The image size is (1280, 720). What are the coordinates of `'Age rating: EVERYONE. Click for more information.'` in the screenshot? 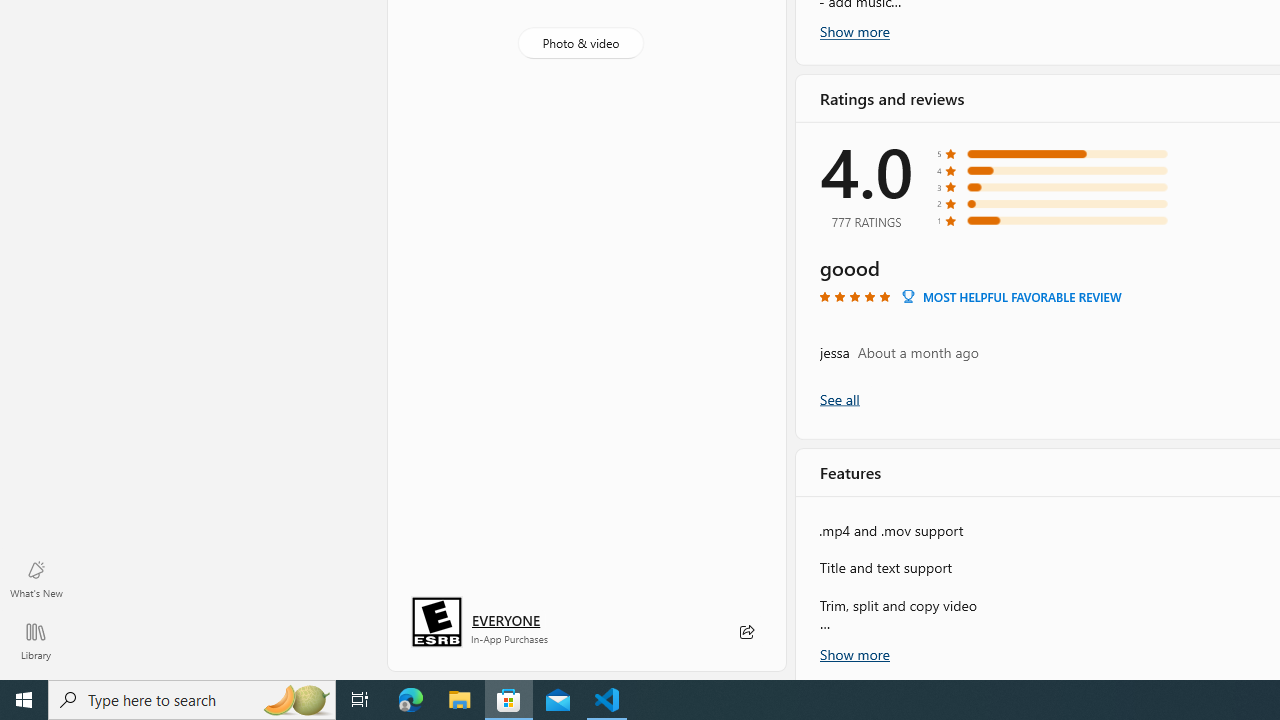 It's located at (506, 618).